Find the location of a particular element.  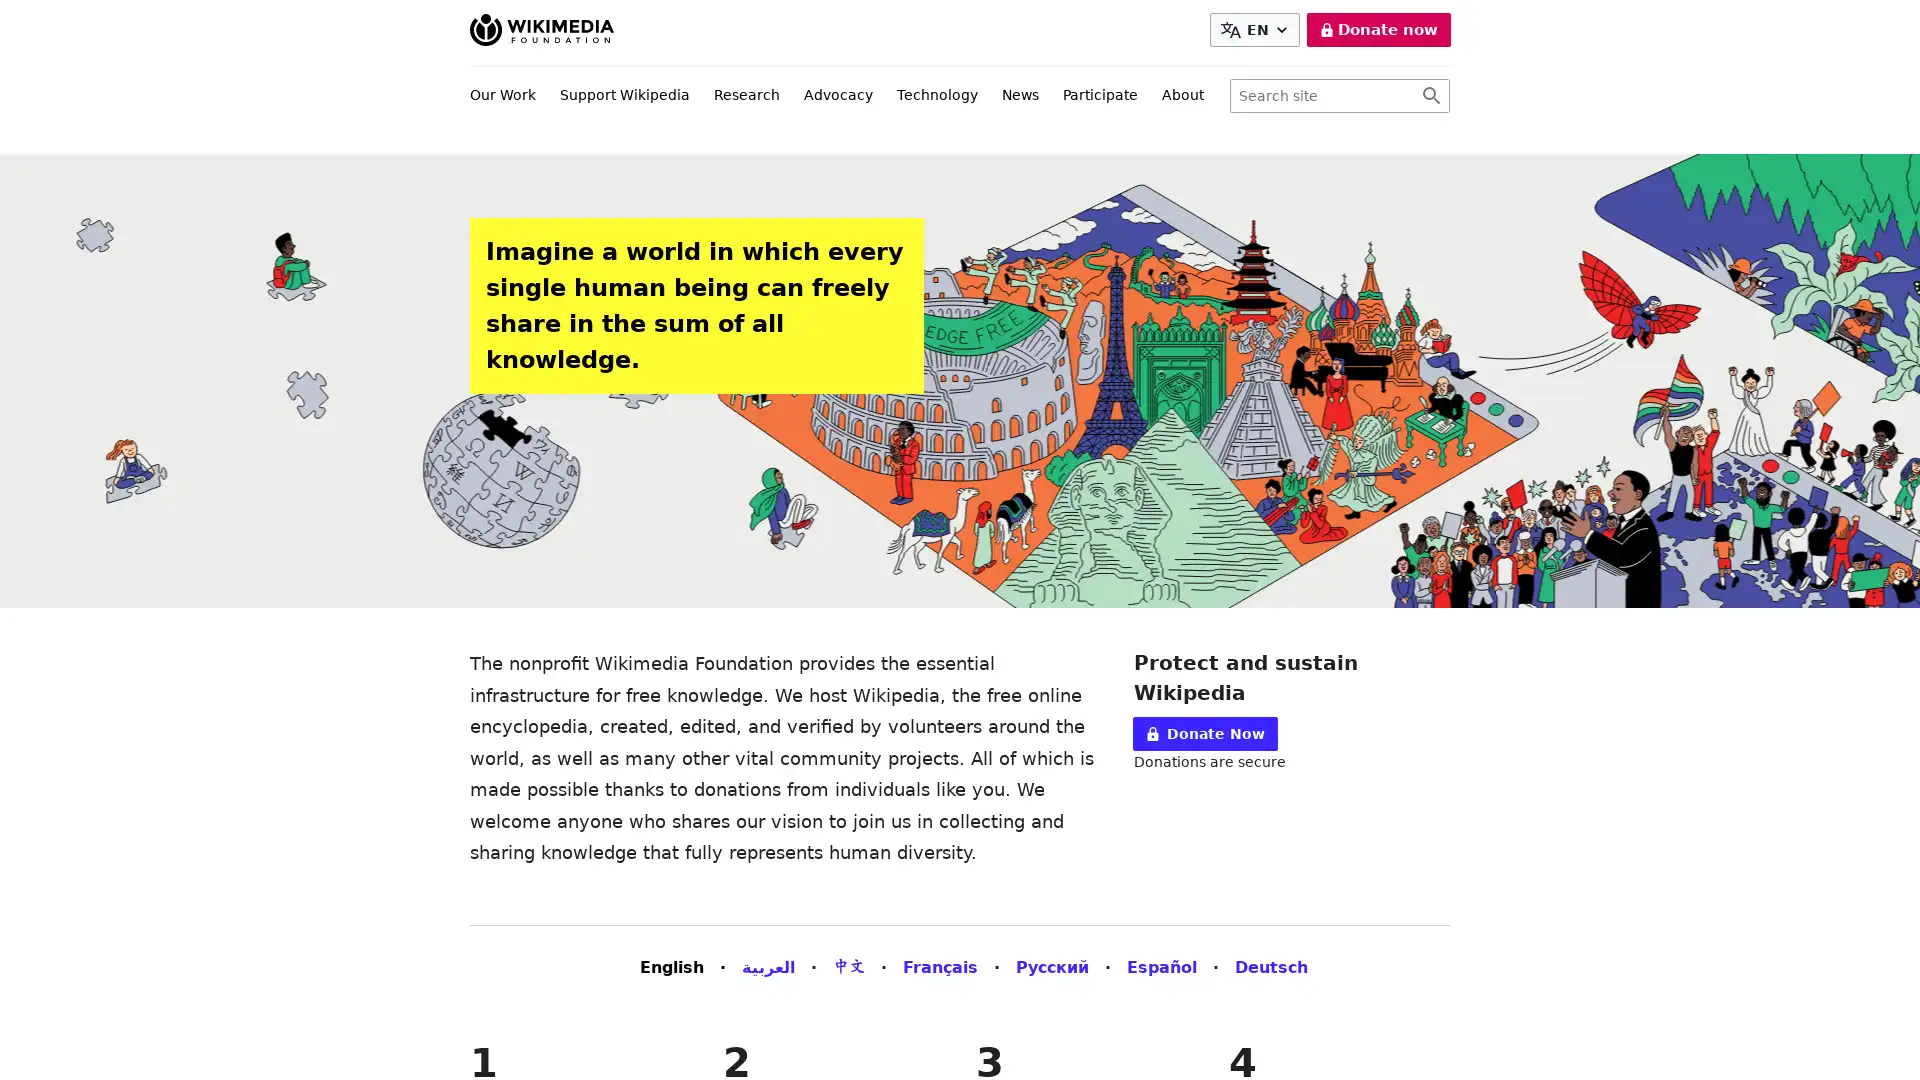

CURRENT LANGUAGE: EN is located at coordinates (1257, 30).